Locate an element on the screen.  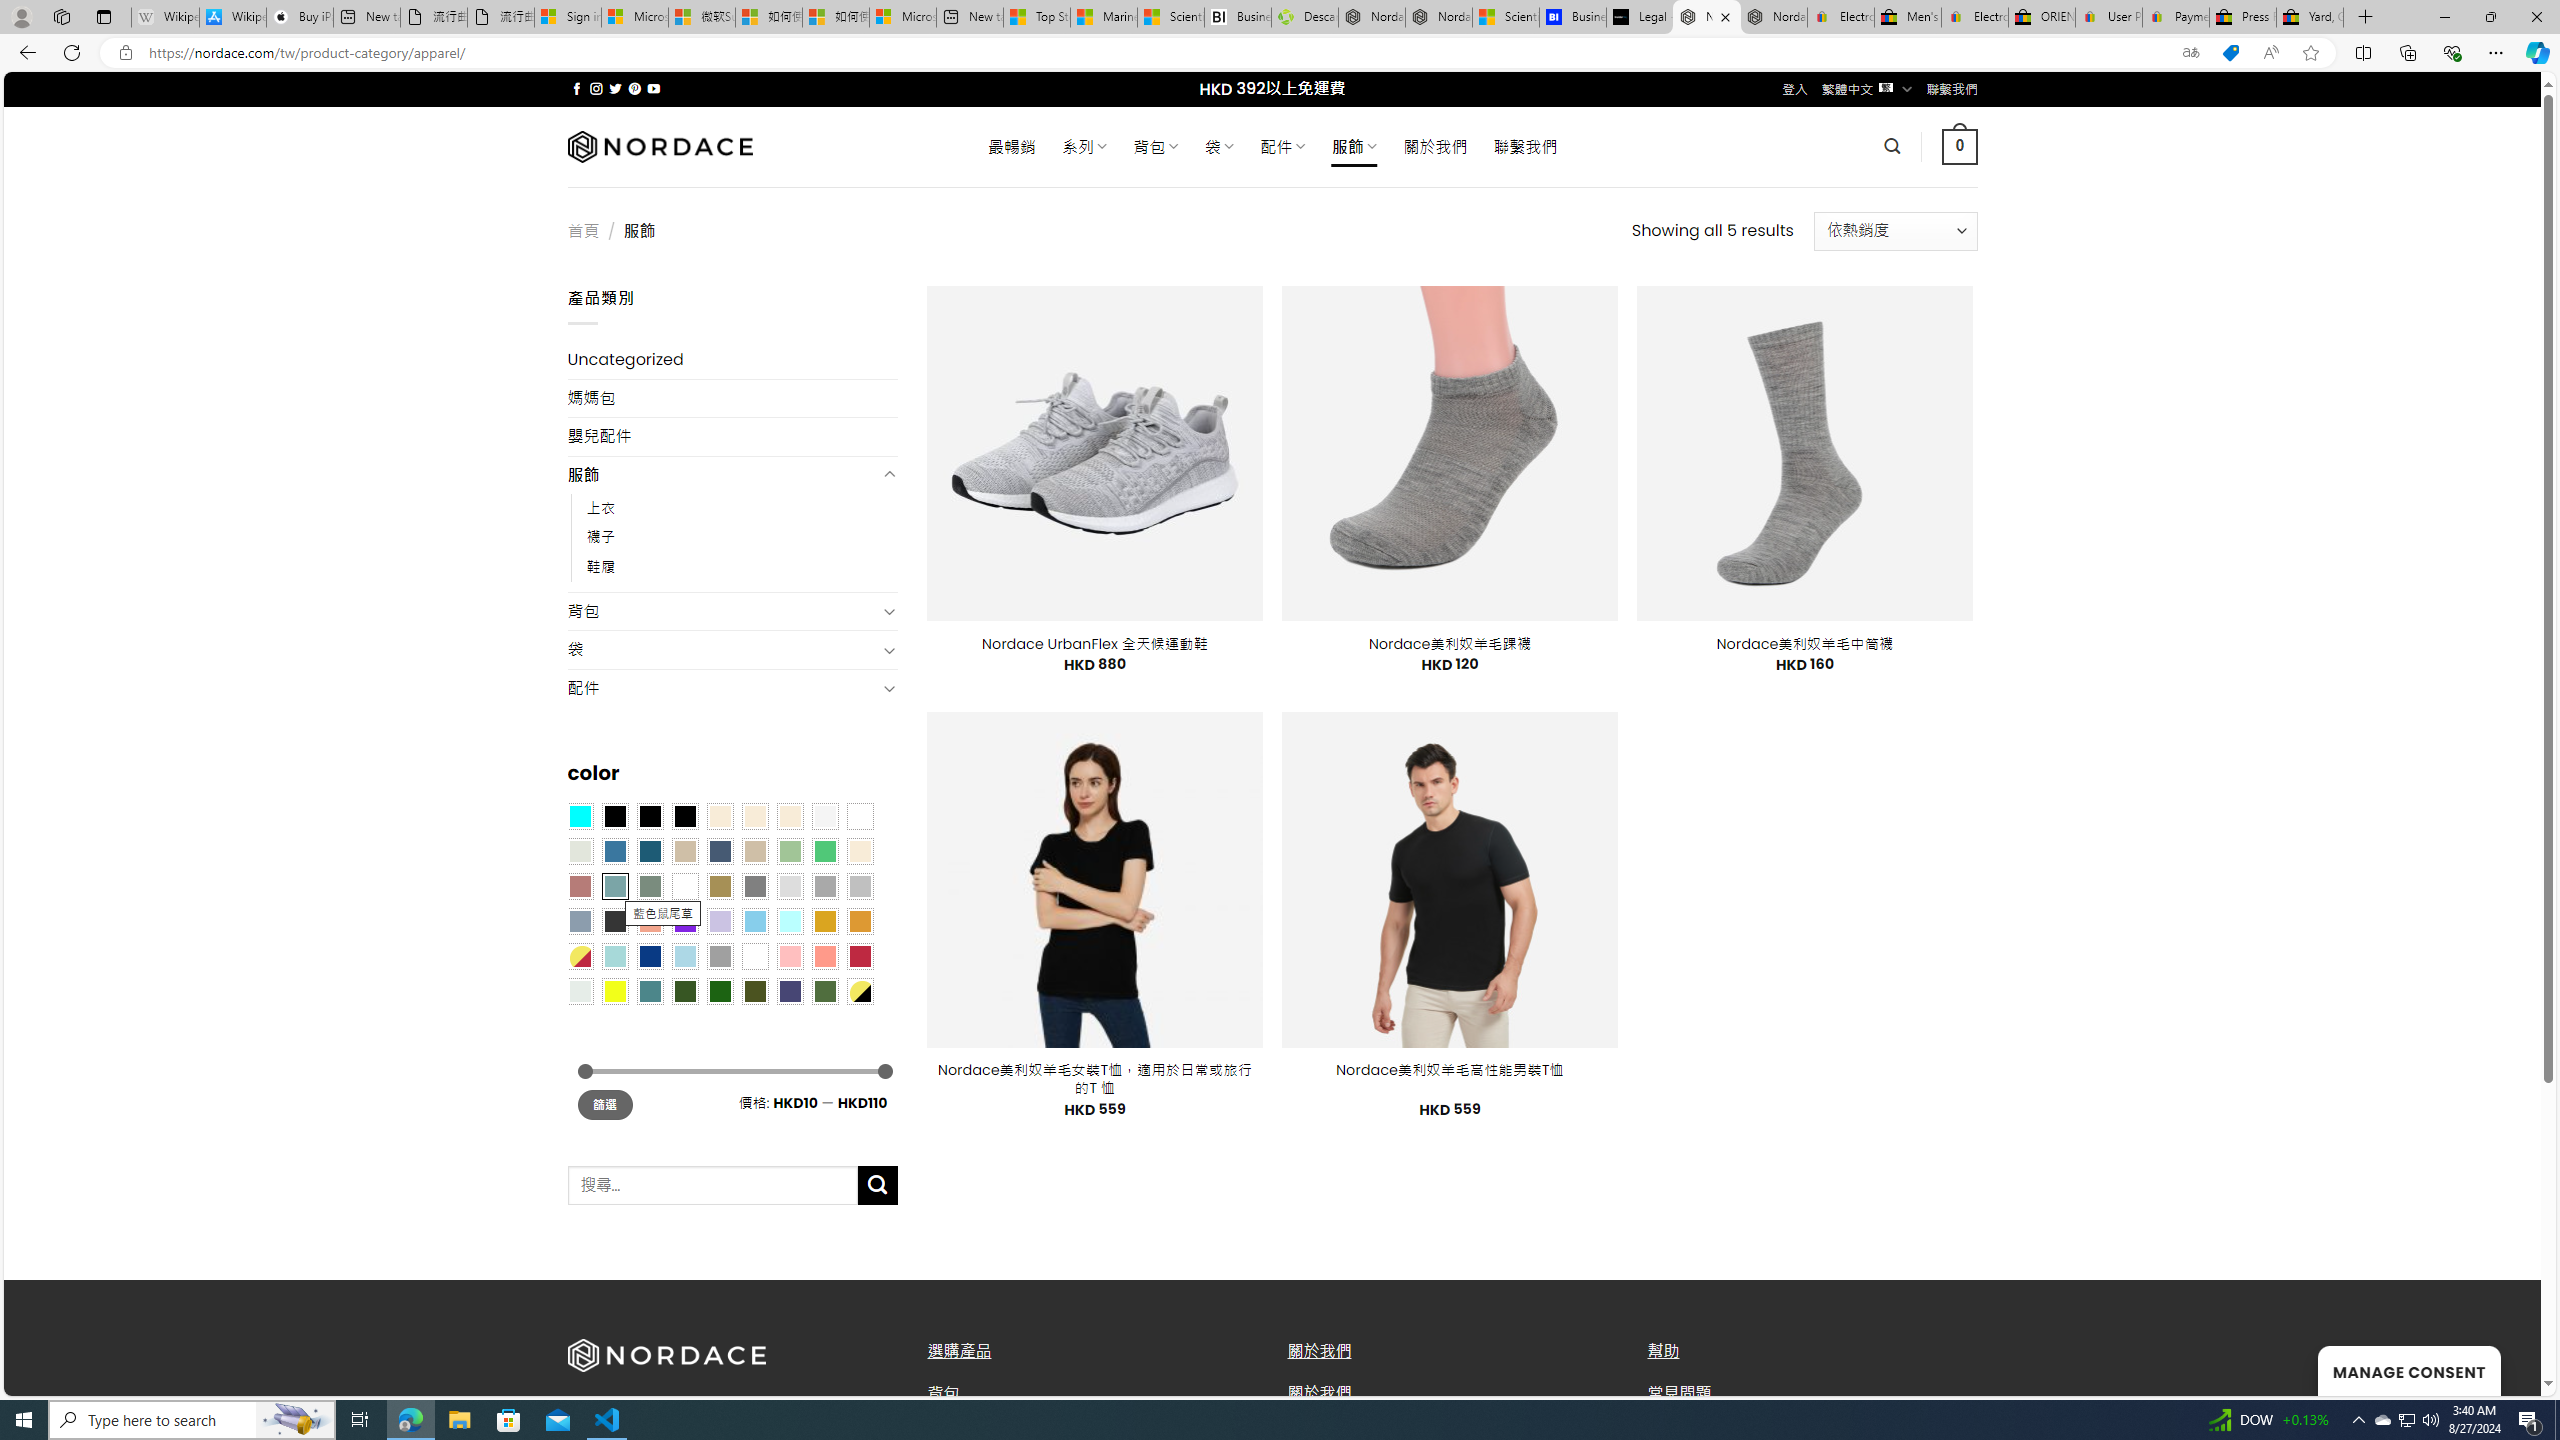
'Buy iPad - Apple' is located at coordinates (299, 16).